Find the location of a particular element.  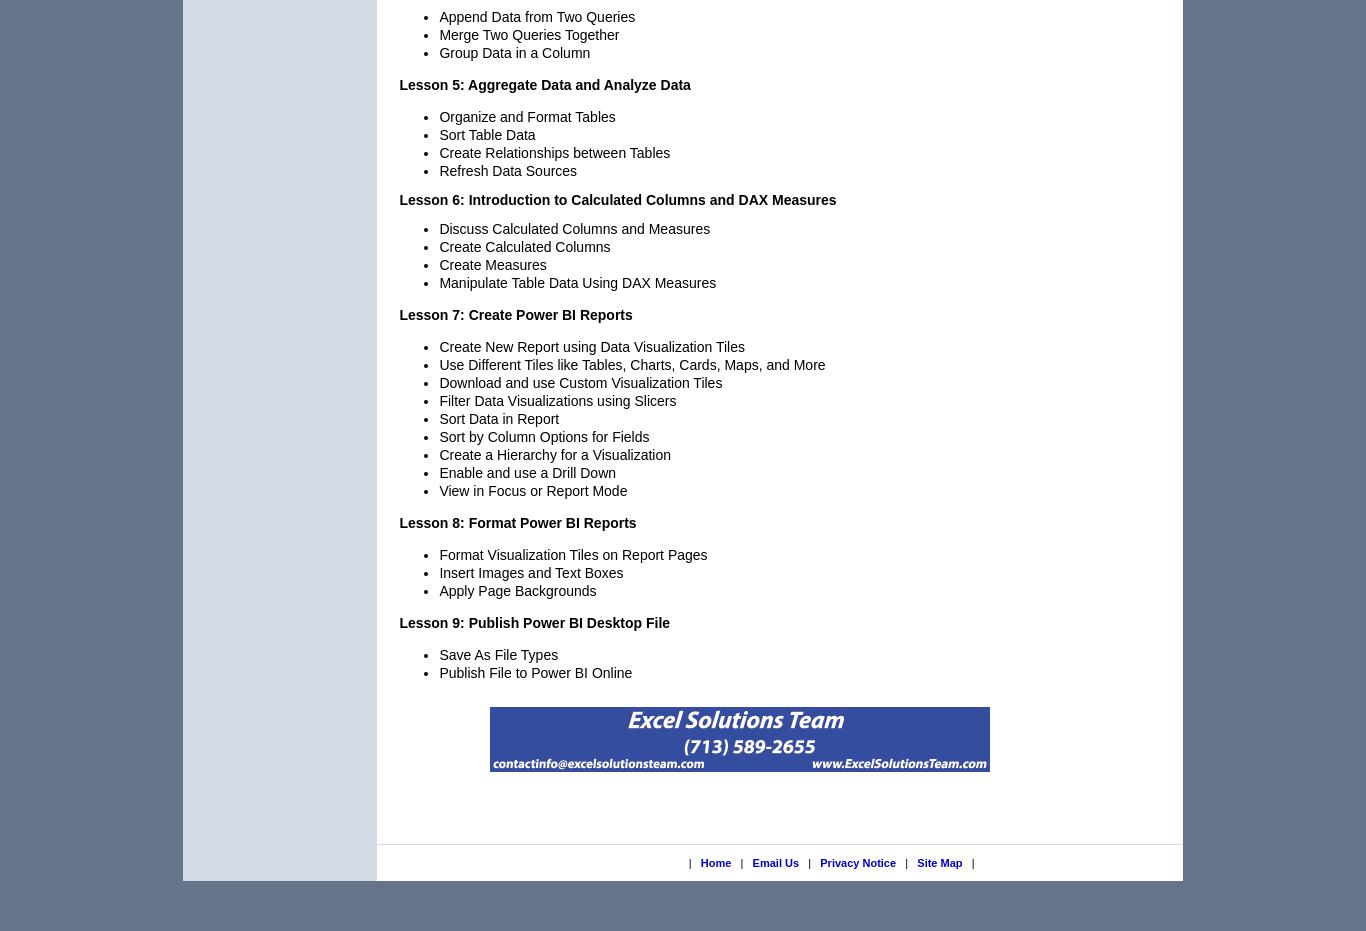

'Use Different Tiles like Tables, Charts, Cards, Maps, and More' is located at coordinates (631, 365).